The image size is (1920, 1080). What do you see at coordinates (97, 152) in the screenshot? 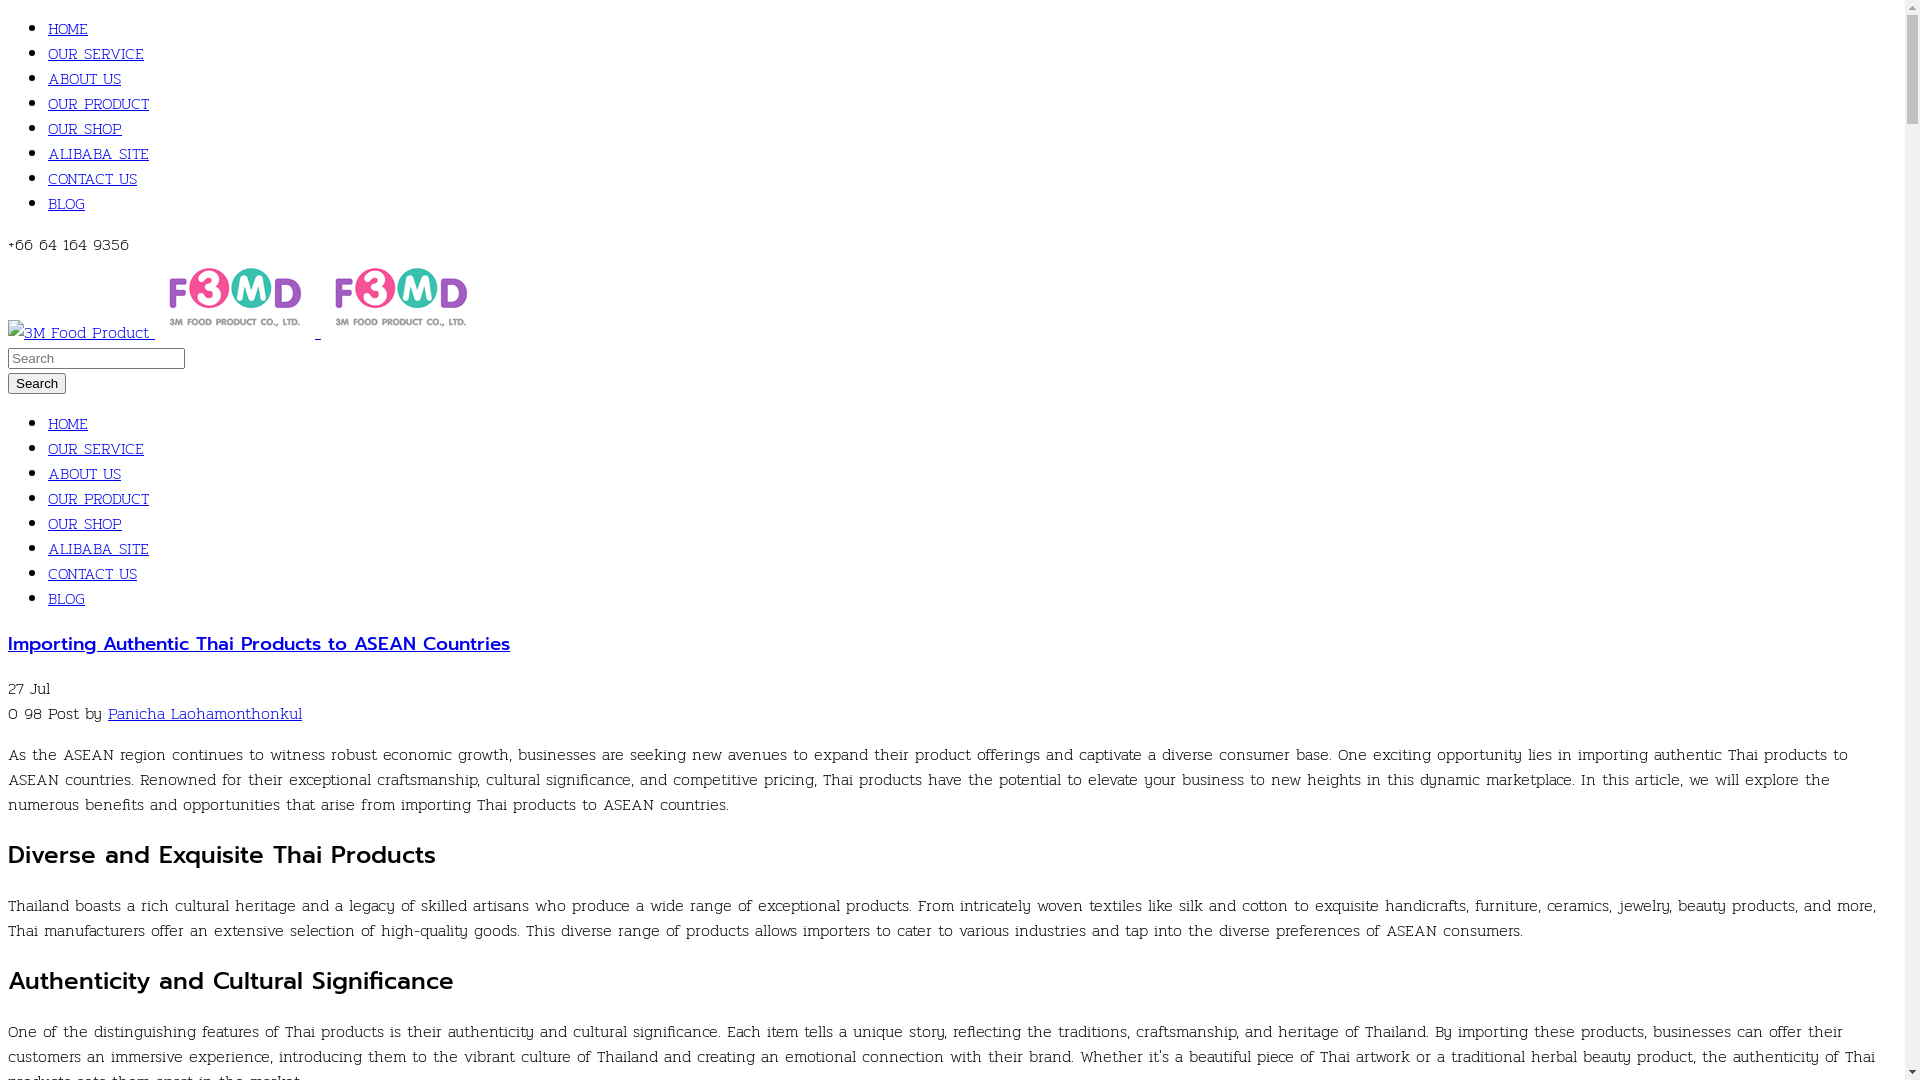
I see `'ALIBABA SITE'` at bounding box center [97, 152].